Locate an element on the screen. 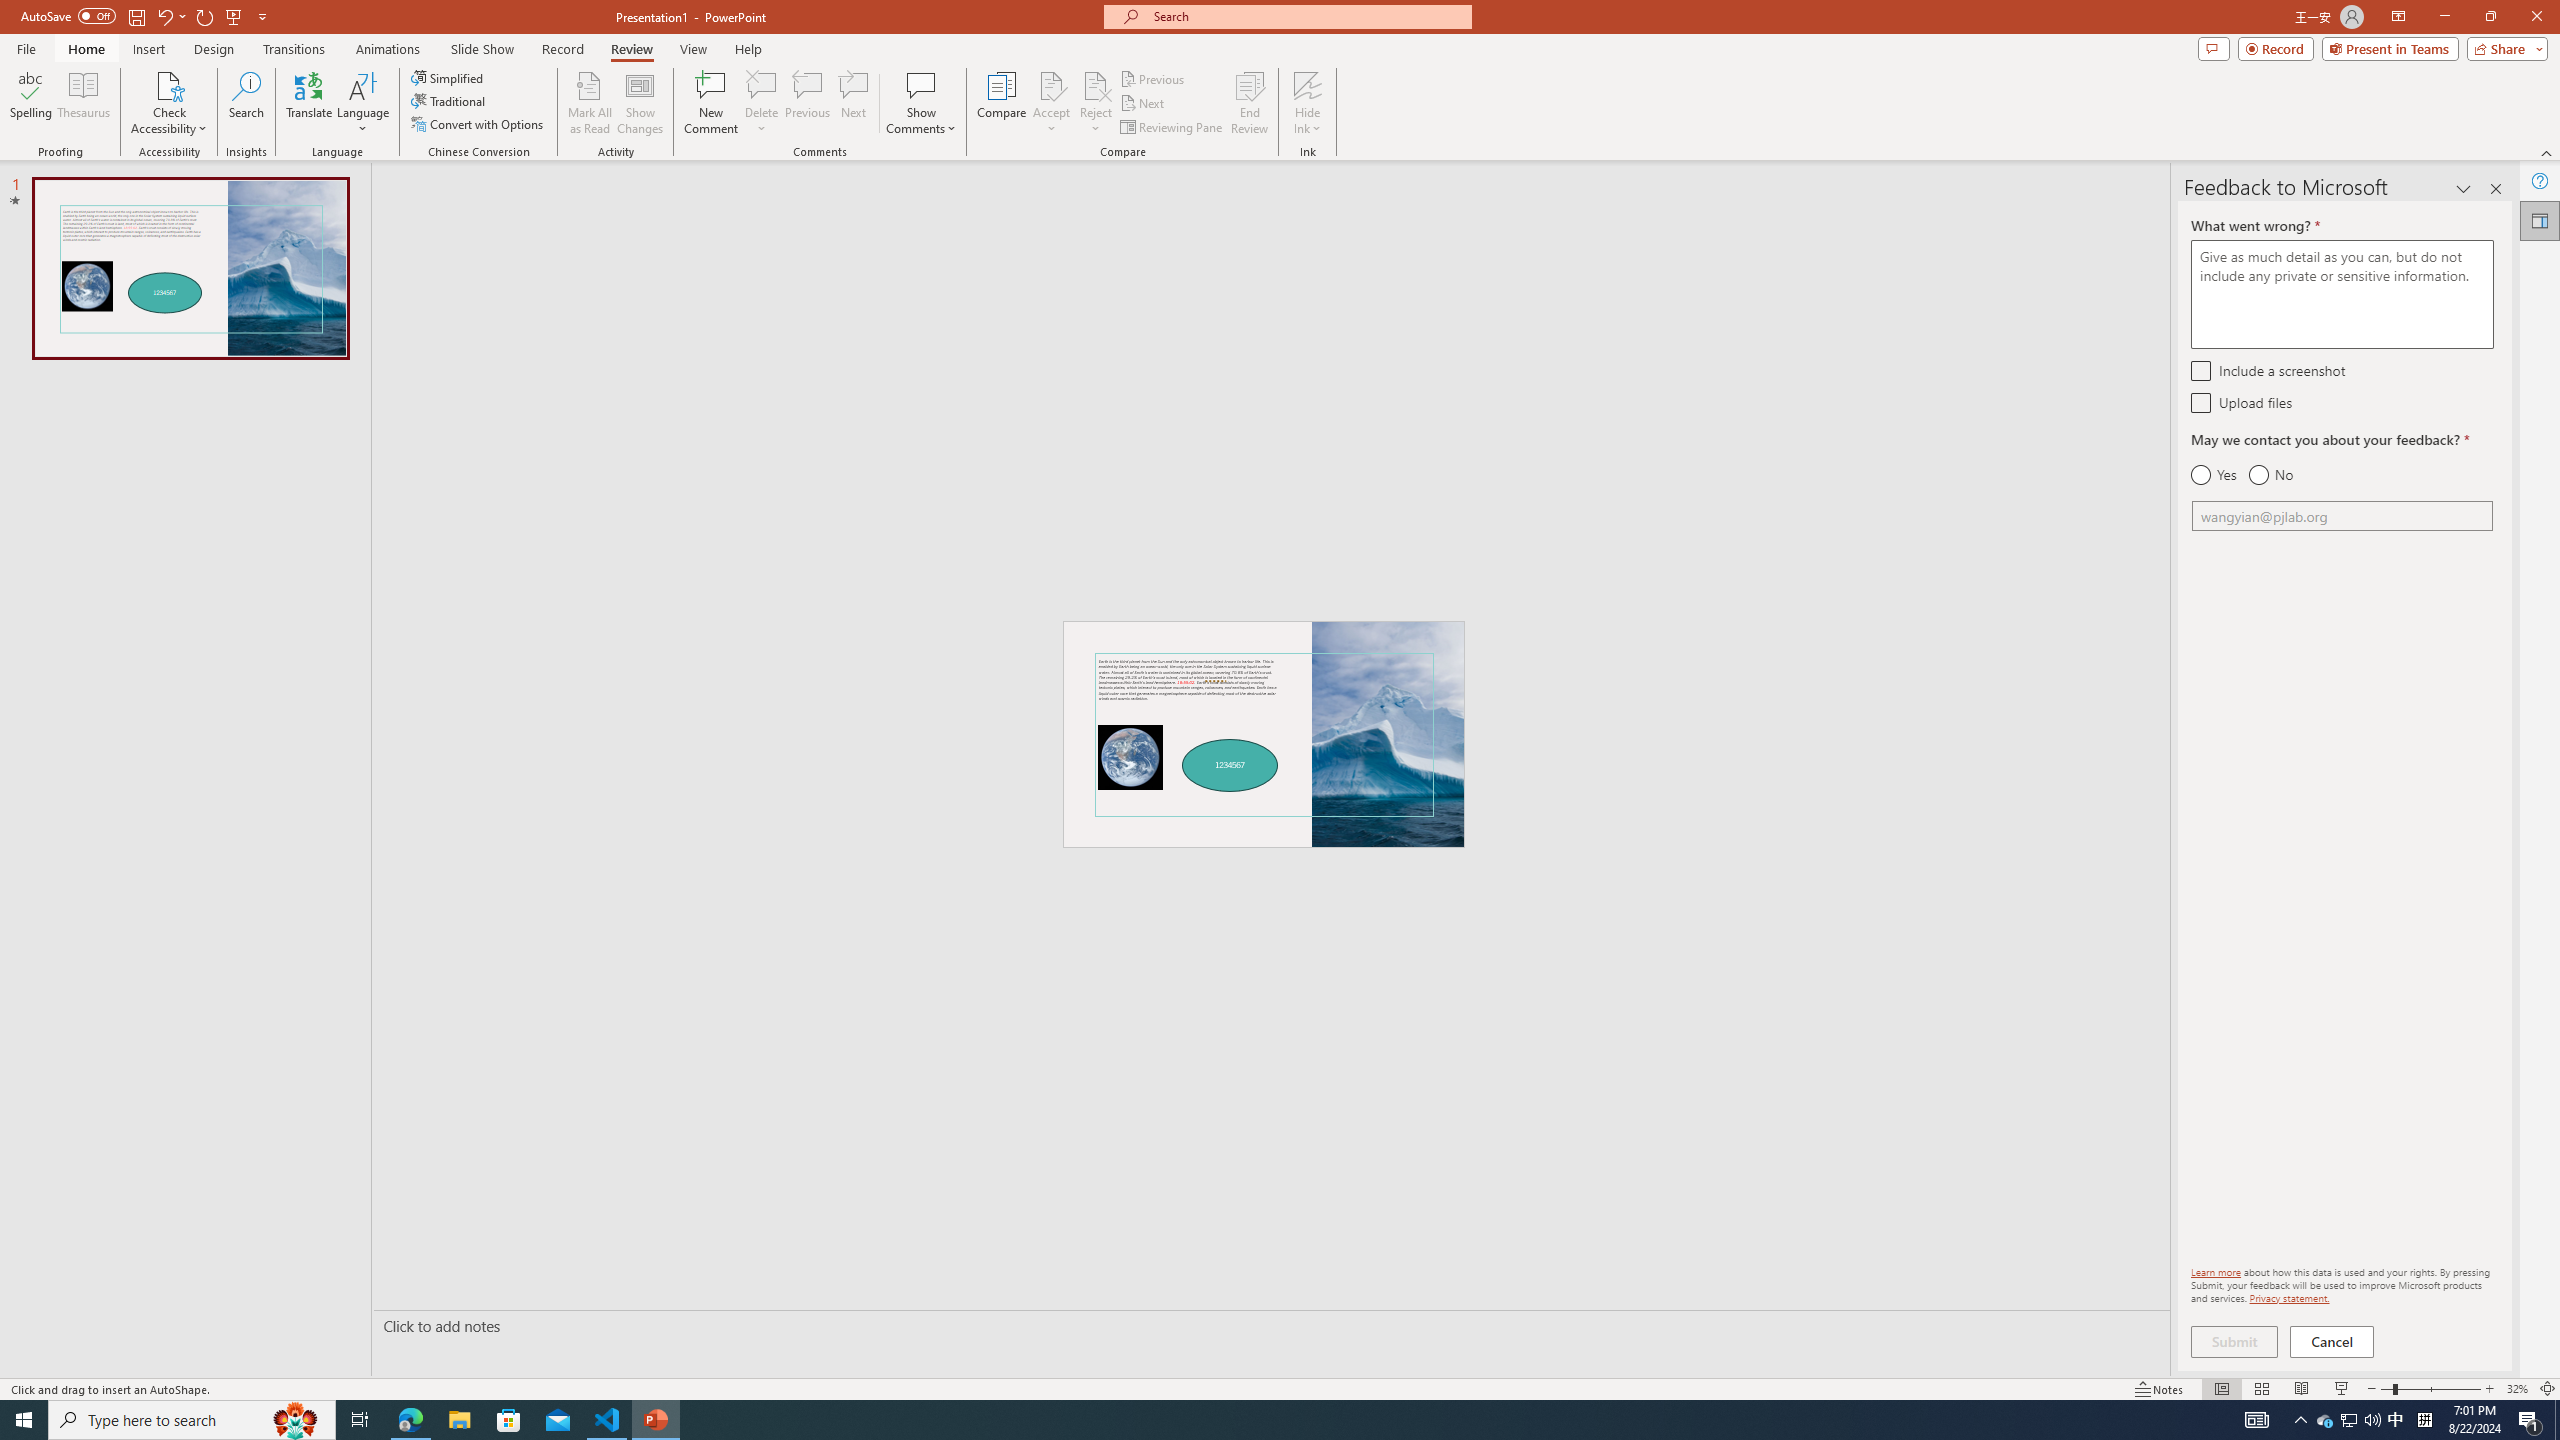 The image size is (2560, 1440). 'Compare' is located at coordinates (1002, 103).